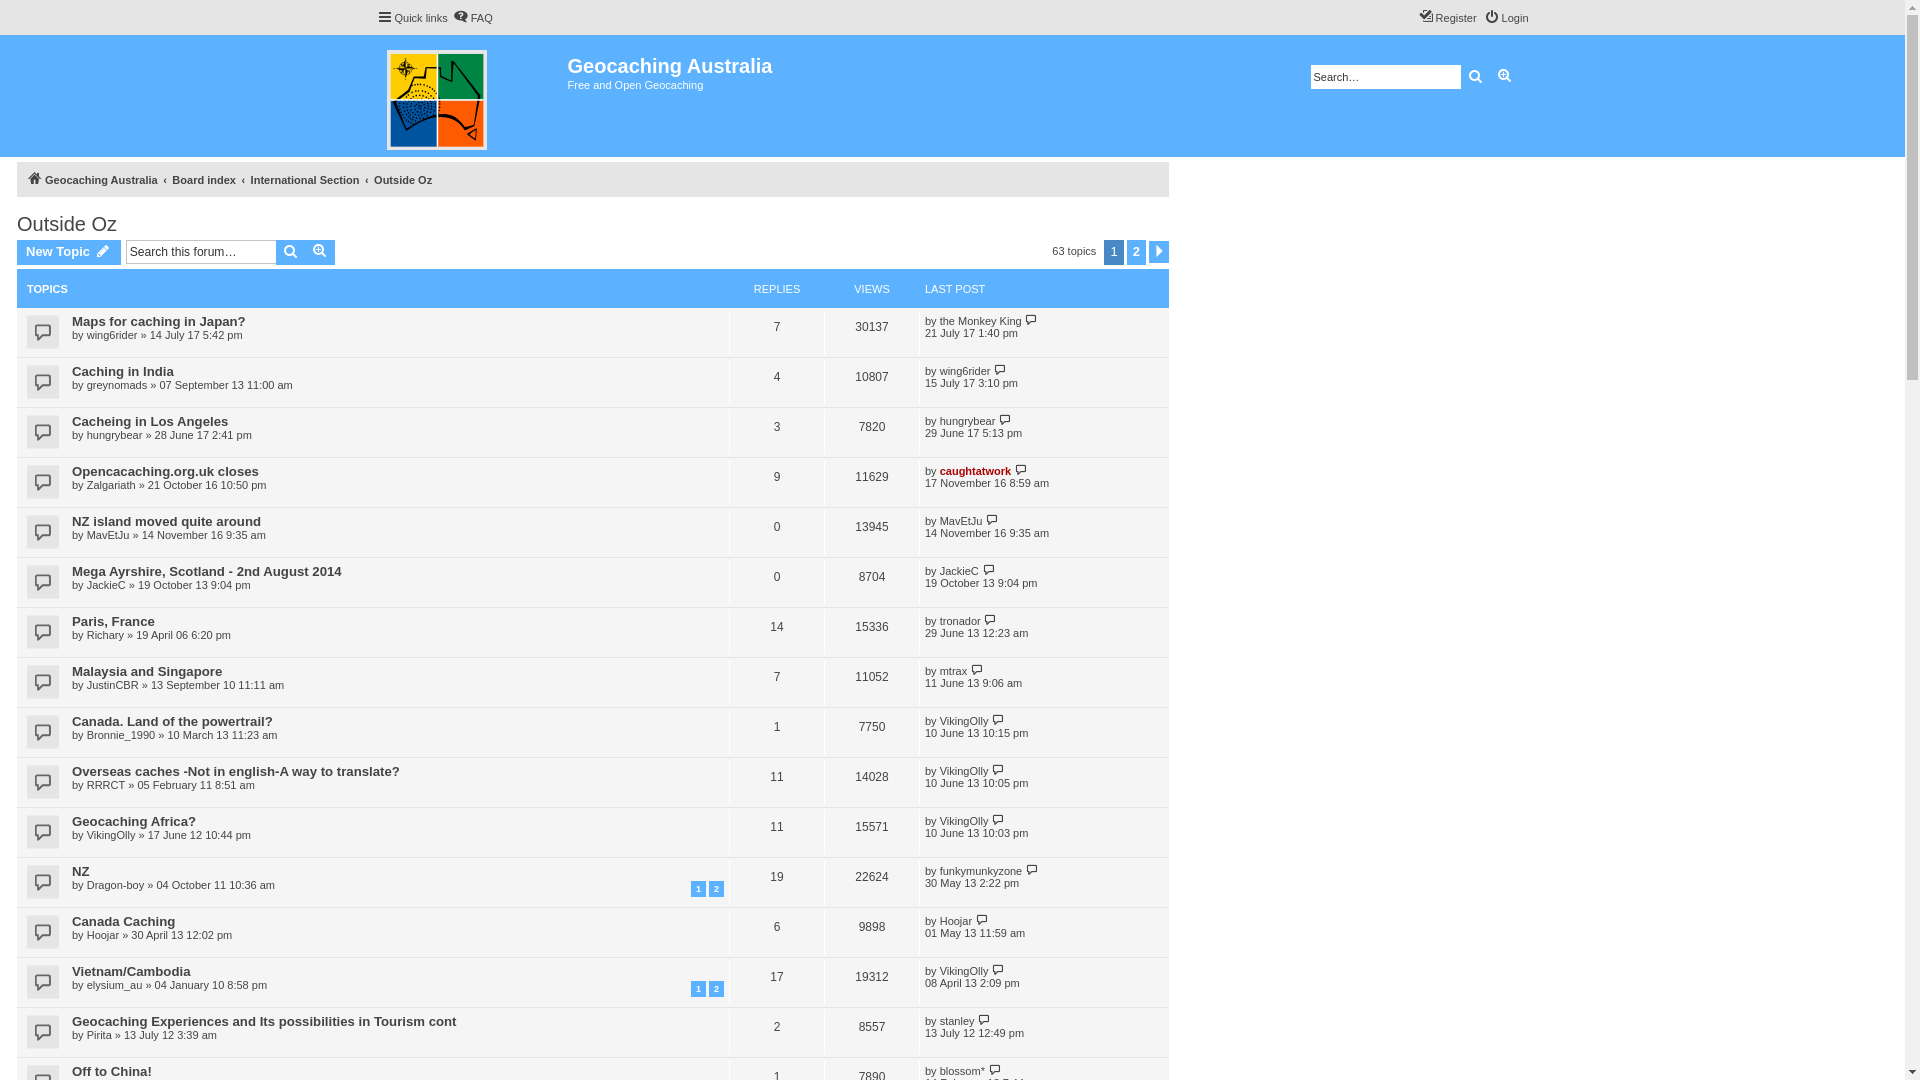 This screenshot has height=1080, width=1920. What do you see at coordinates (120, 735) in the screenshot?
I see `'Bronnie_1990'` at bounding box center [120, 735].